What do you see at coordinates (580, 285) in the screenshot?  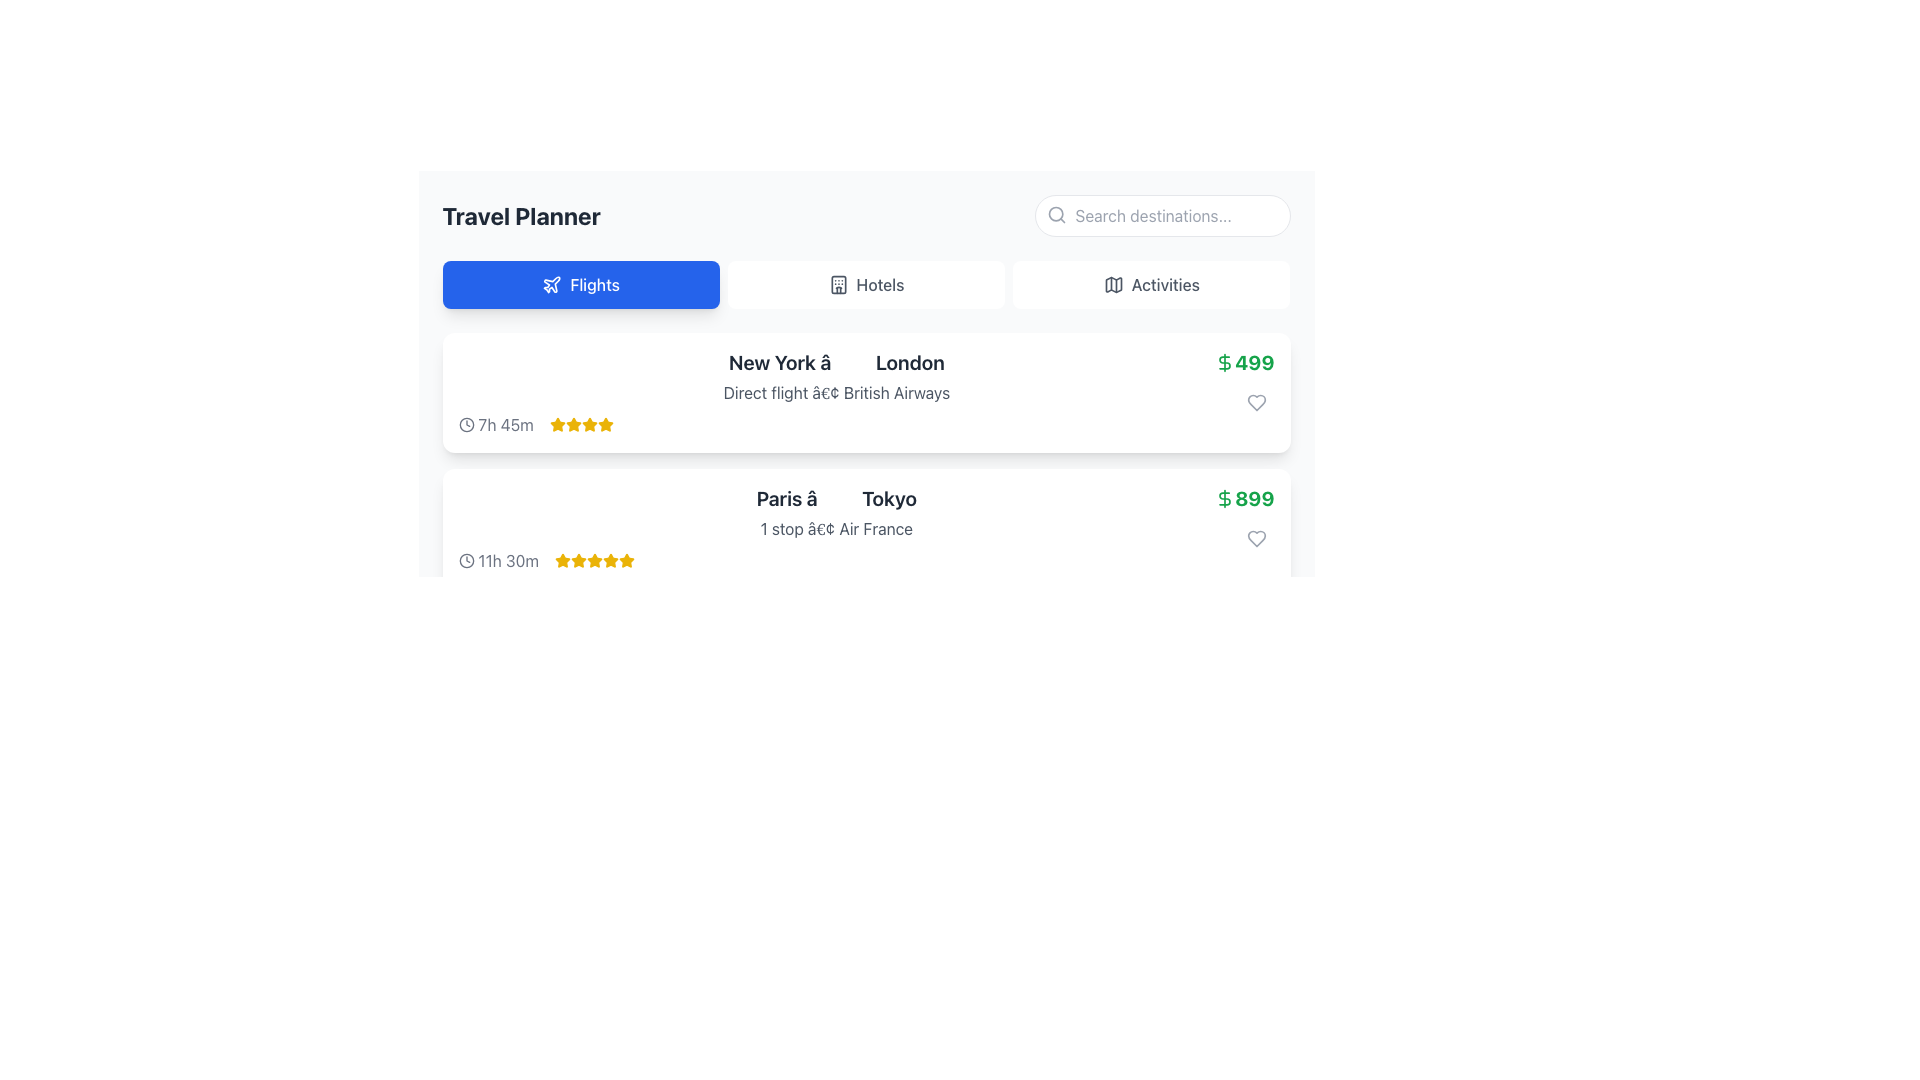 I see `the rectangular 'Flights' button with white text and an airplane icon on its left` at bounding box center [580, 285].